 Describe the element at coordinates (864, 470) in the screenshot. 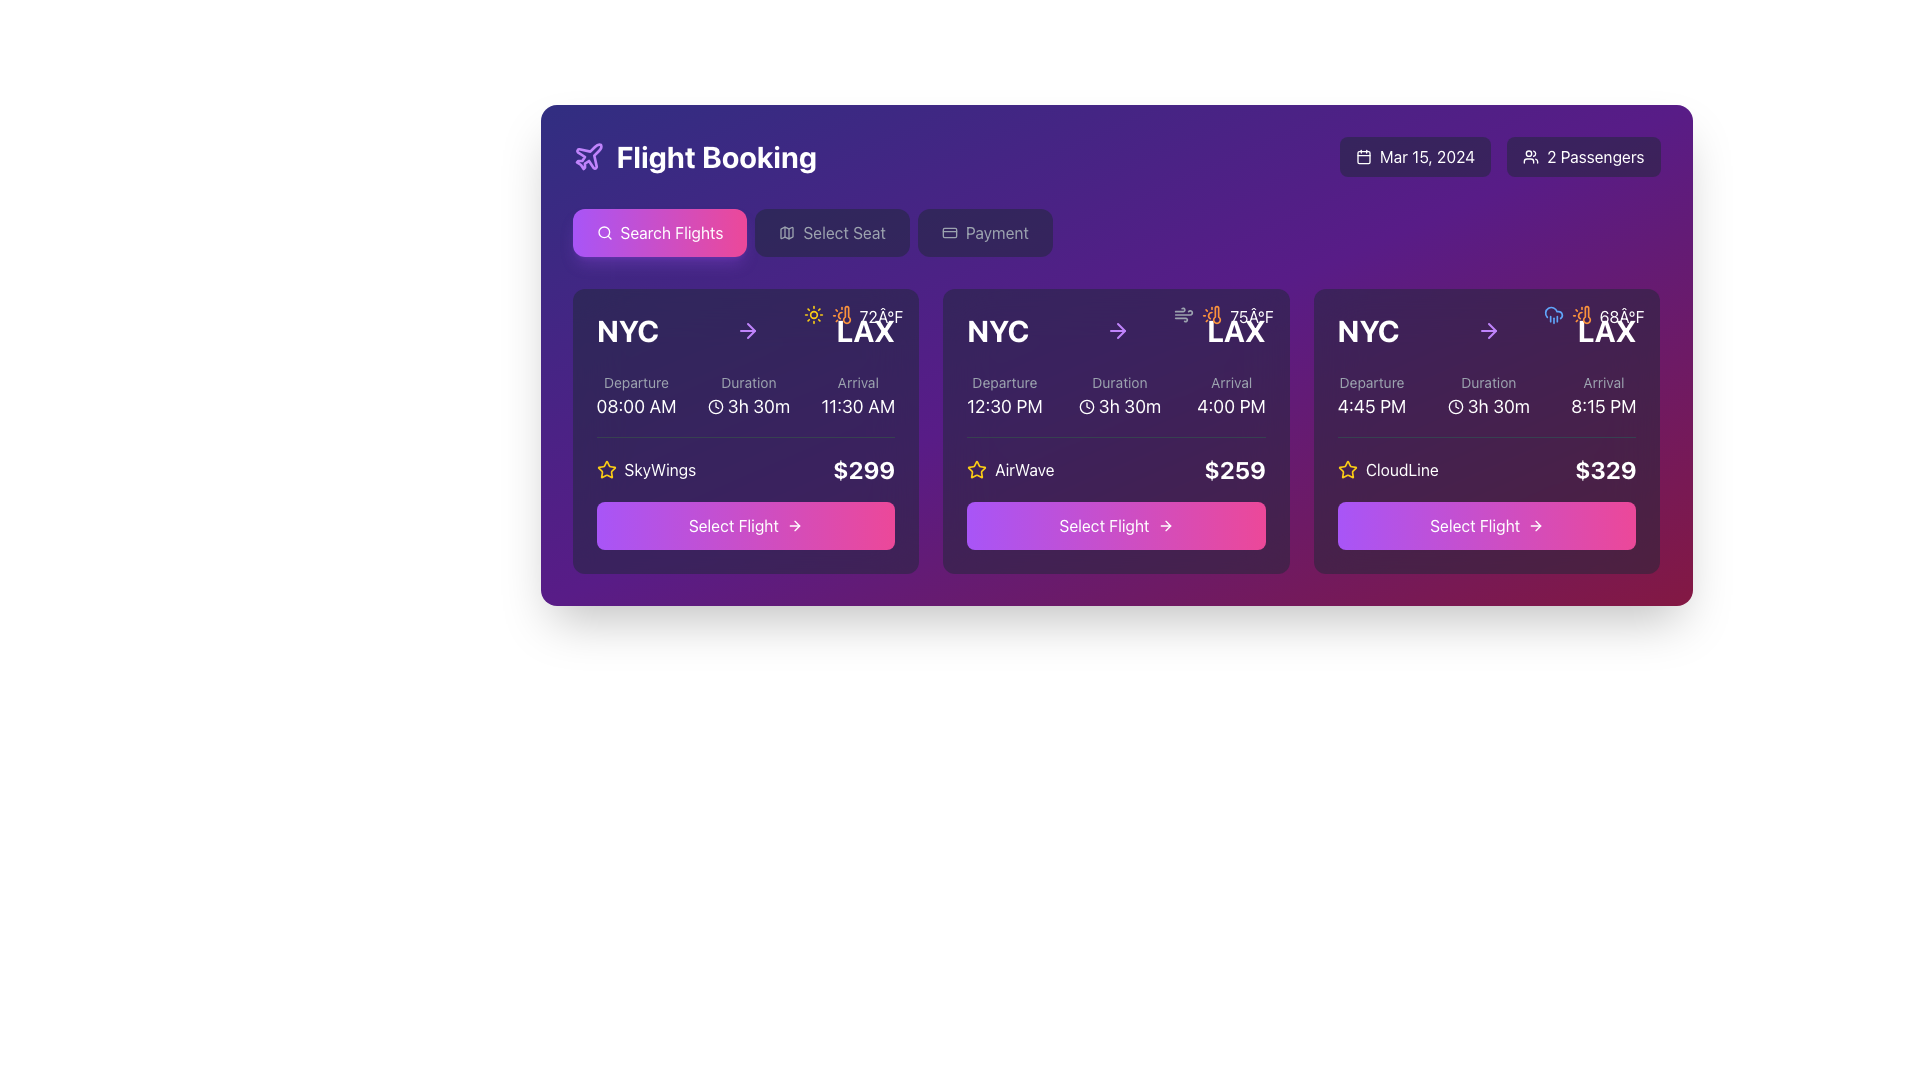

I see `the flight price information displayed in the text label located in the bottom right section of the first flight card` at that location.